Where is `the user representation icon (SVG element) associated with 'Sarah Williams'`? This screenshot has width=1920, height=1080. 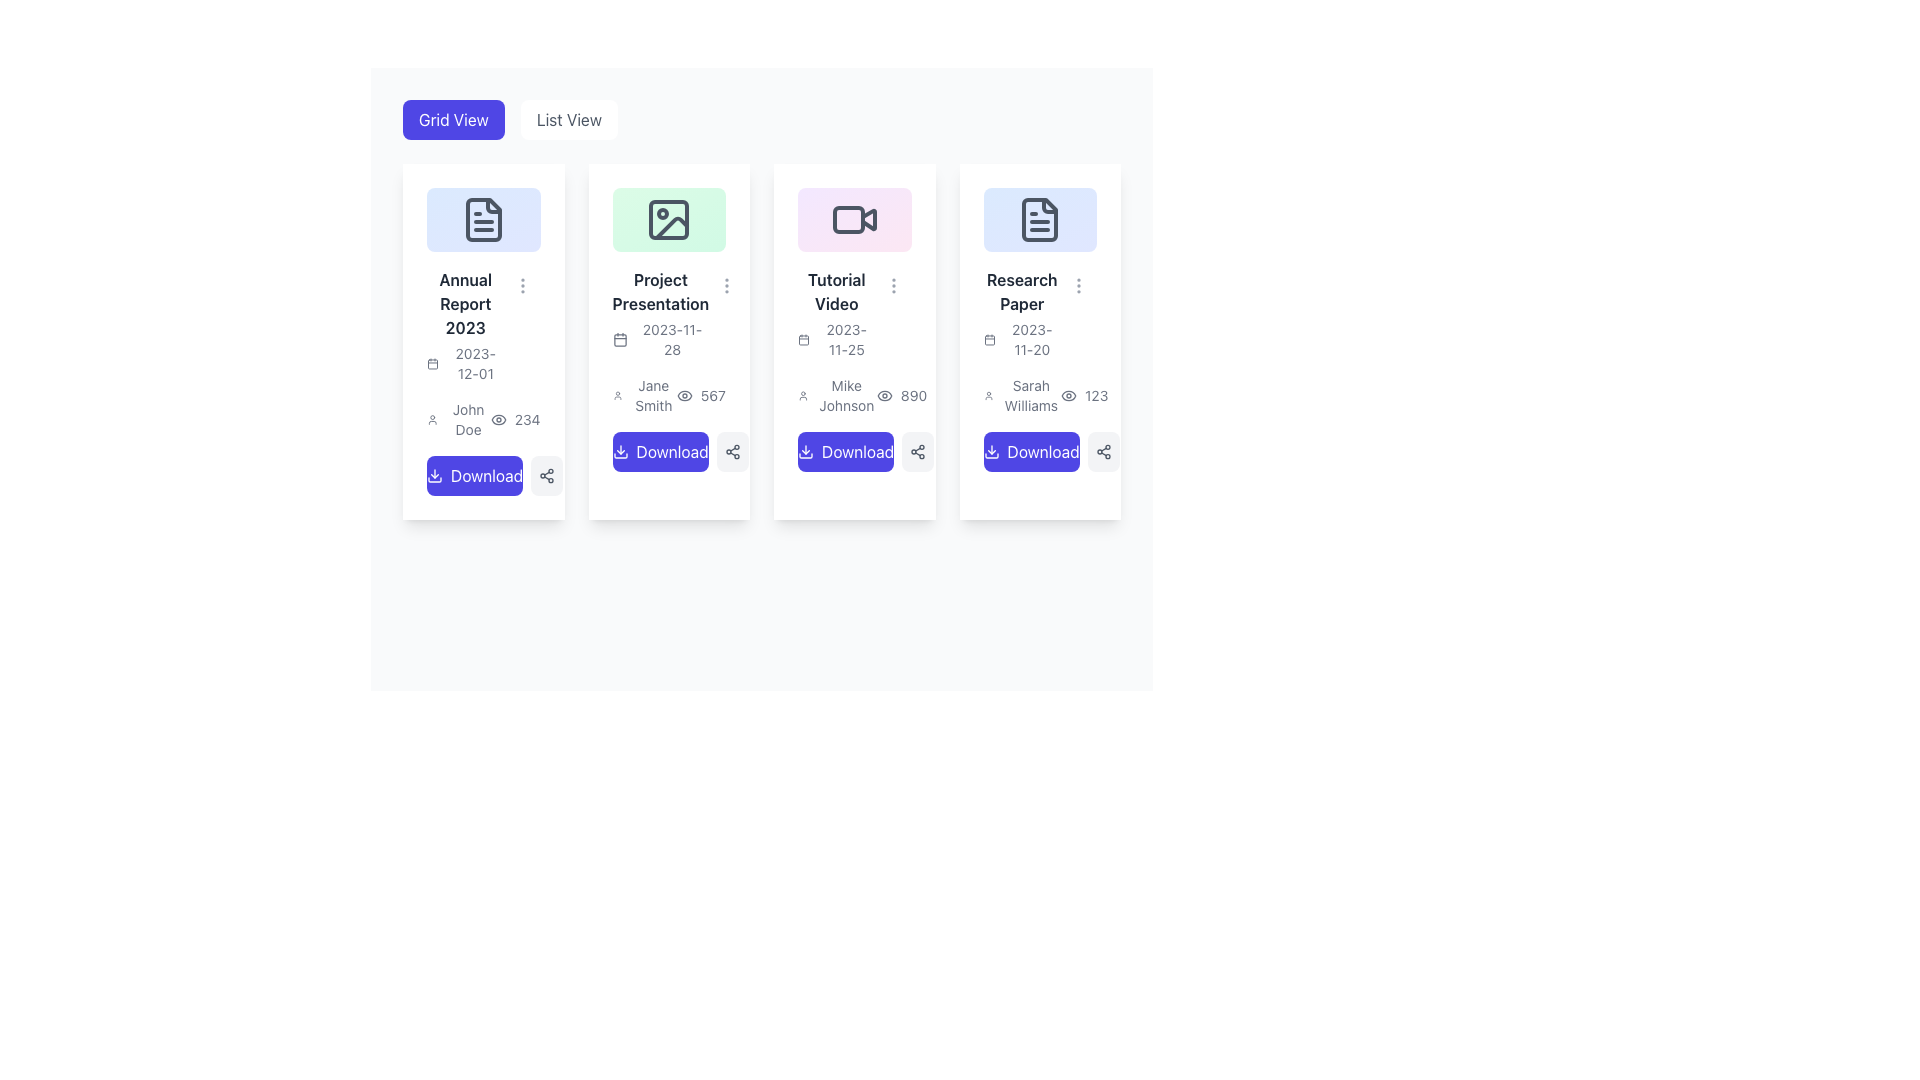 the user representation icon (SVG element) associated with 'Sarah Williams' is located at coordinates (988, 395).